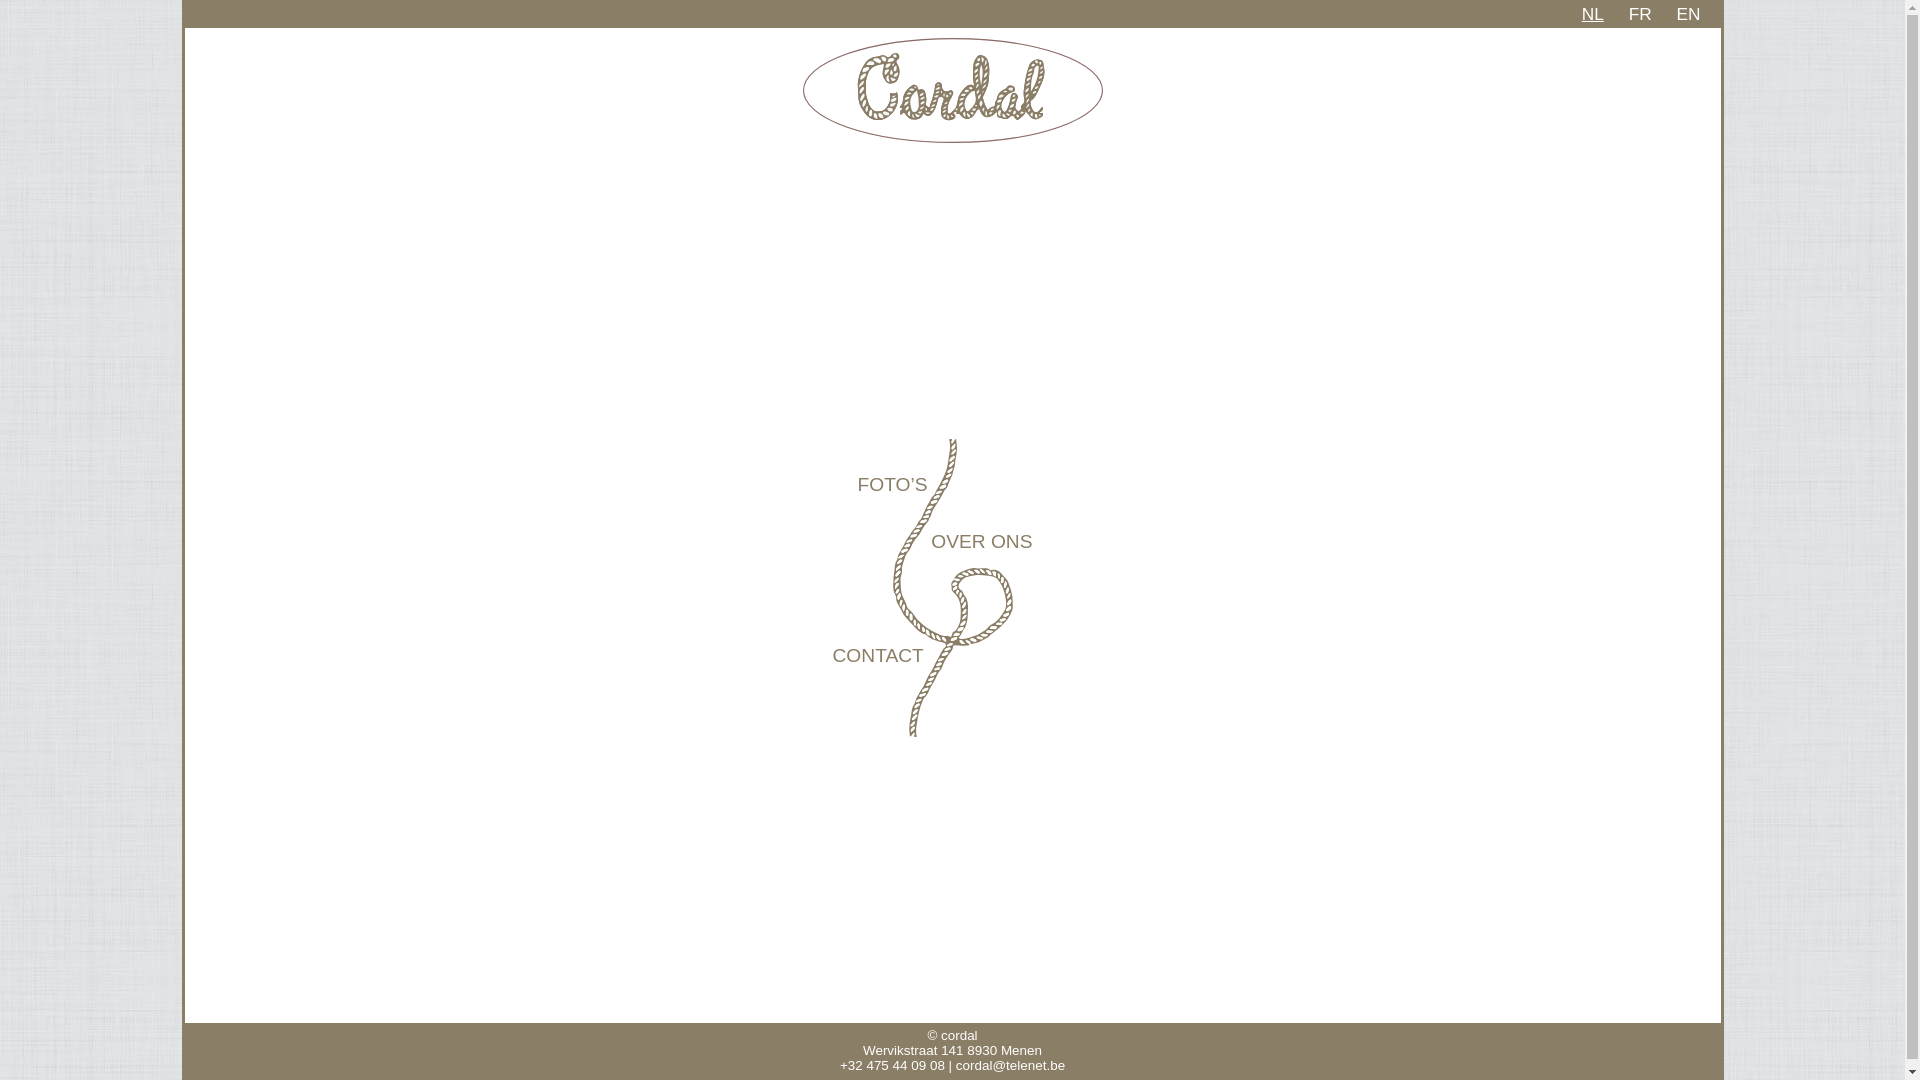  What do you see at coordinates (877, 655) in the screenshot?
I see `'CONTACT'` at bounding box center [877, 655].